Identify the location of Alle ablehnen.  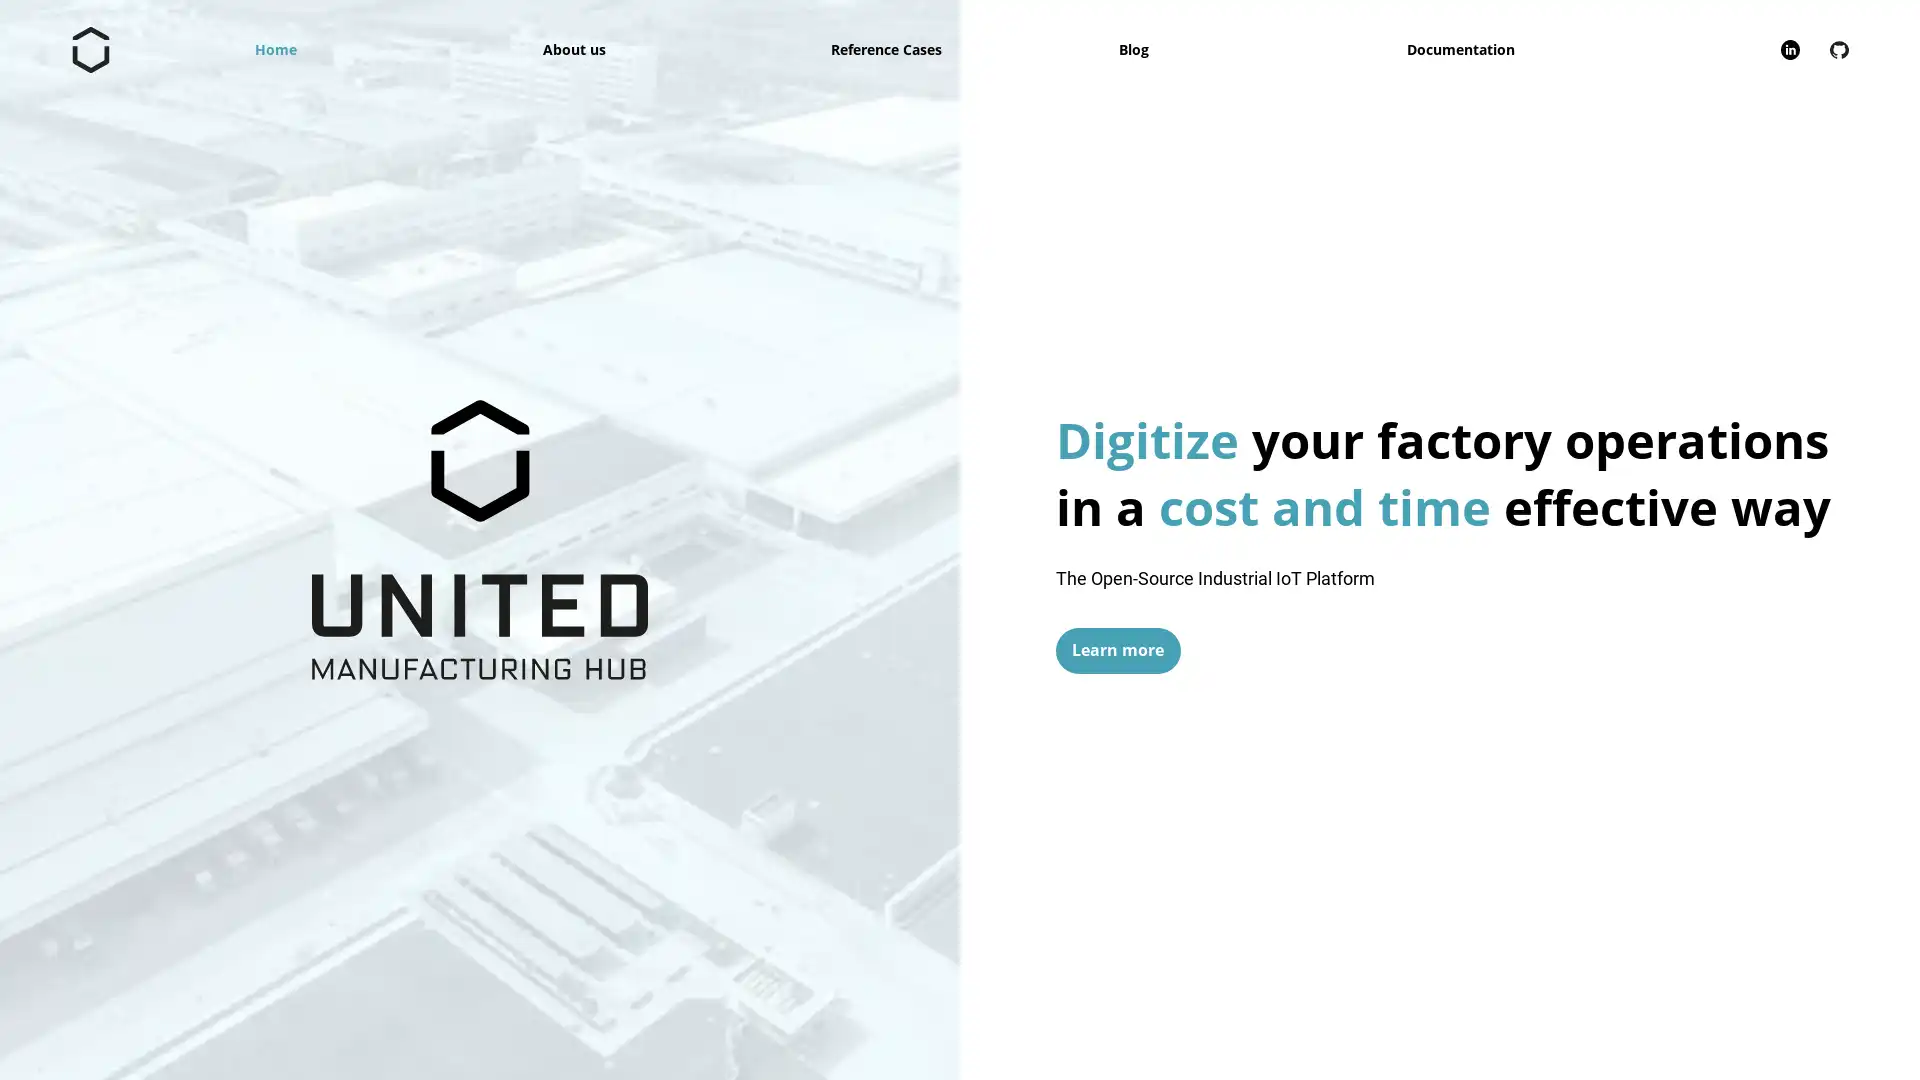
(1679, 1047).